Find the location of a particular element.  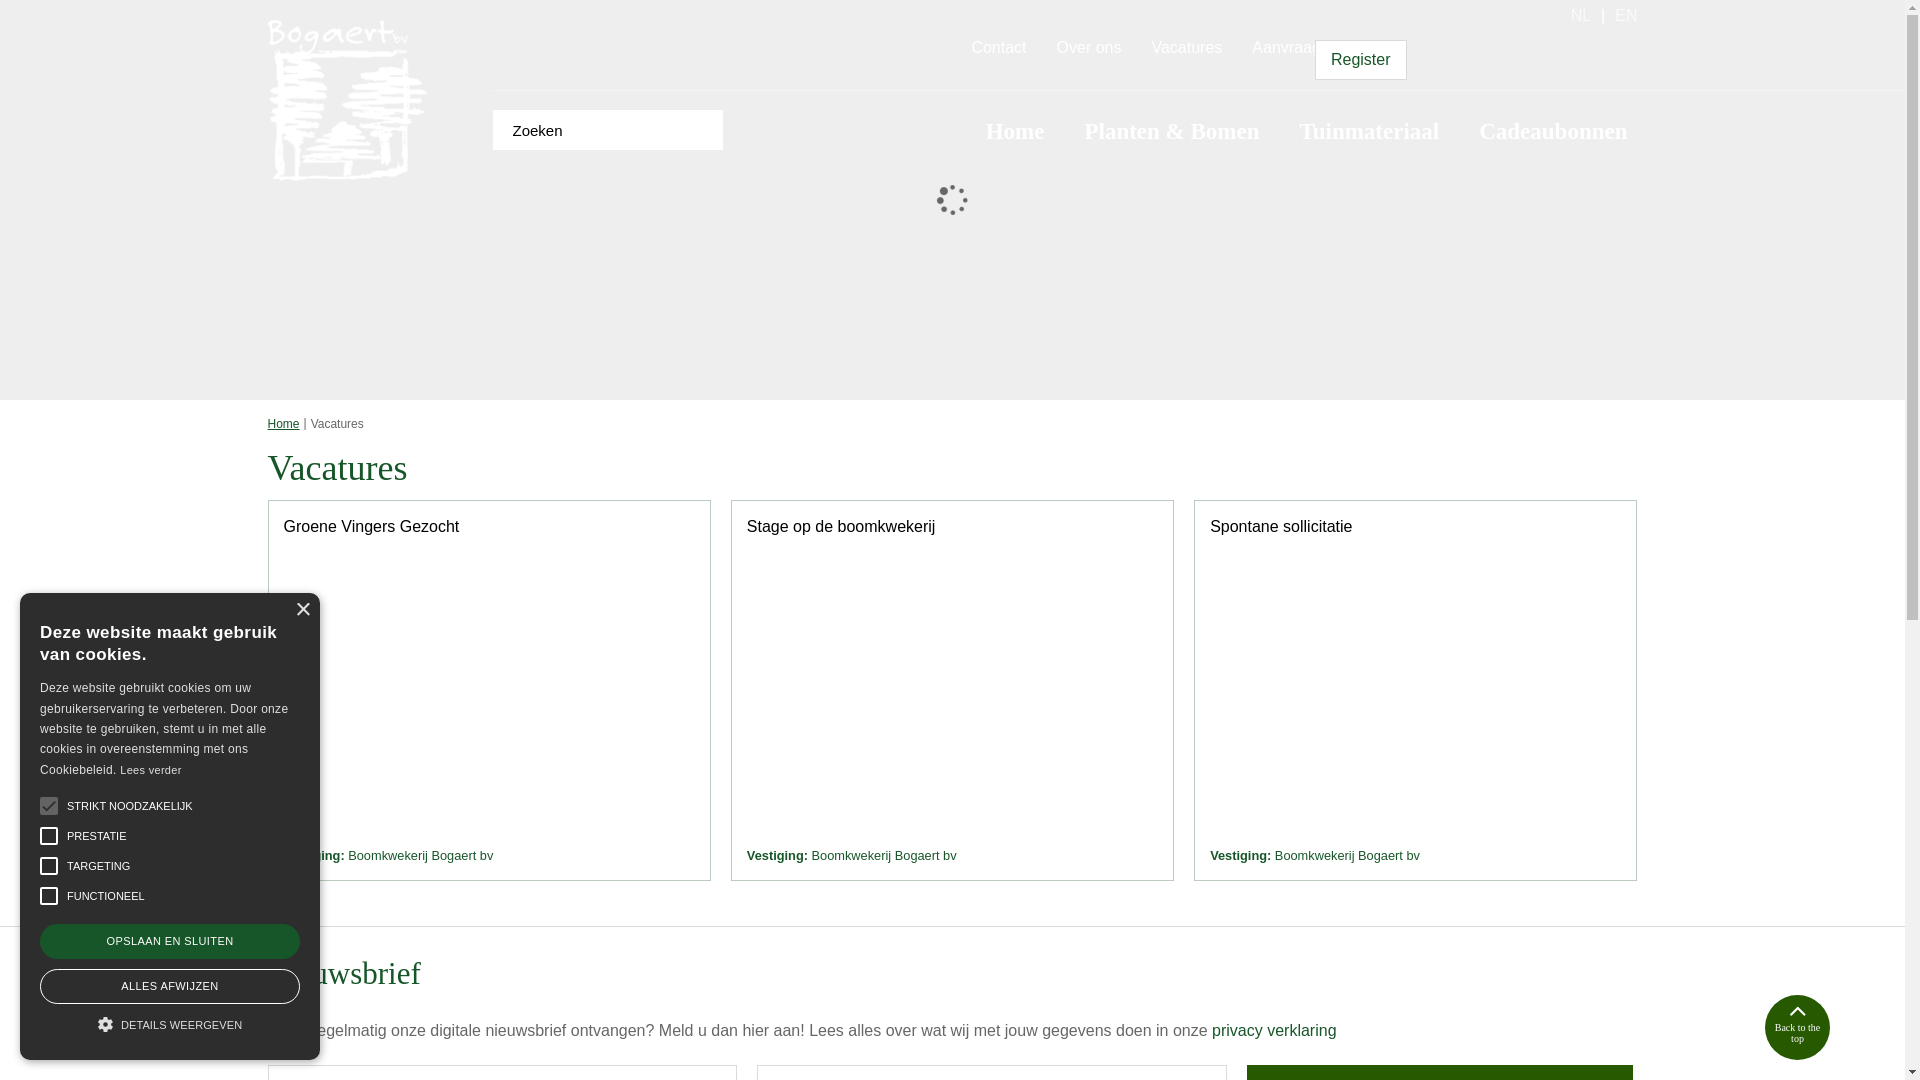

'Register' is located at coordinates (1360, 59).